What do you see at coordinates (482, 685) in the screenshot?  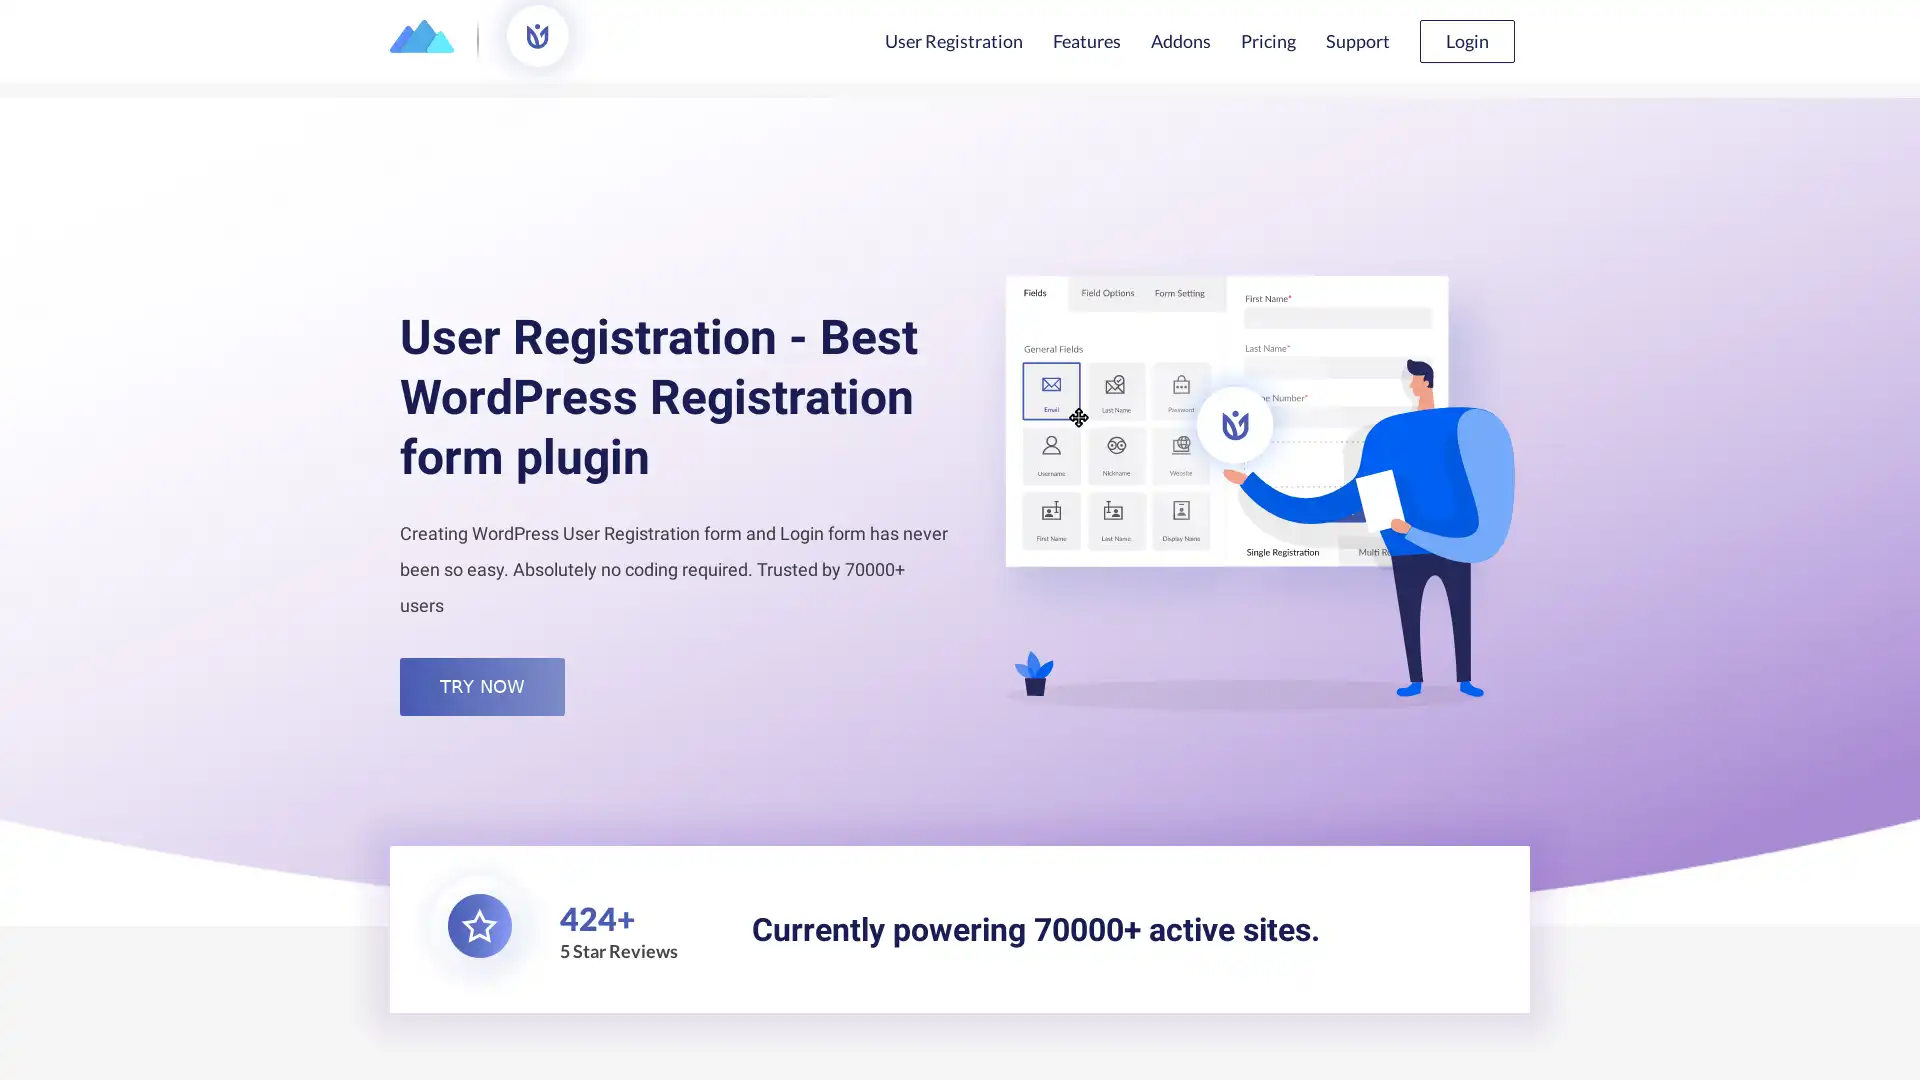 I see `TRY NOW` at bounding box center [482, 685].